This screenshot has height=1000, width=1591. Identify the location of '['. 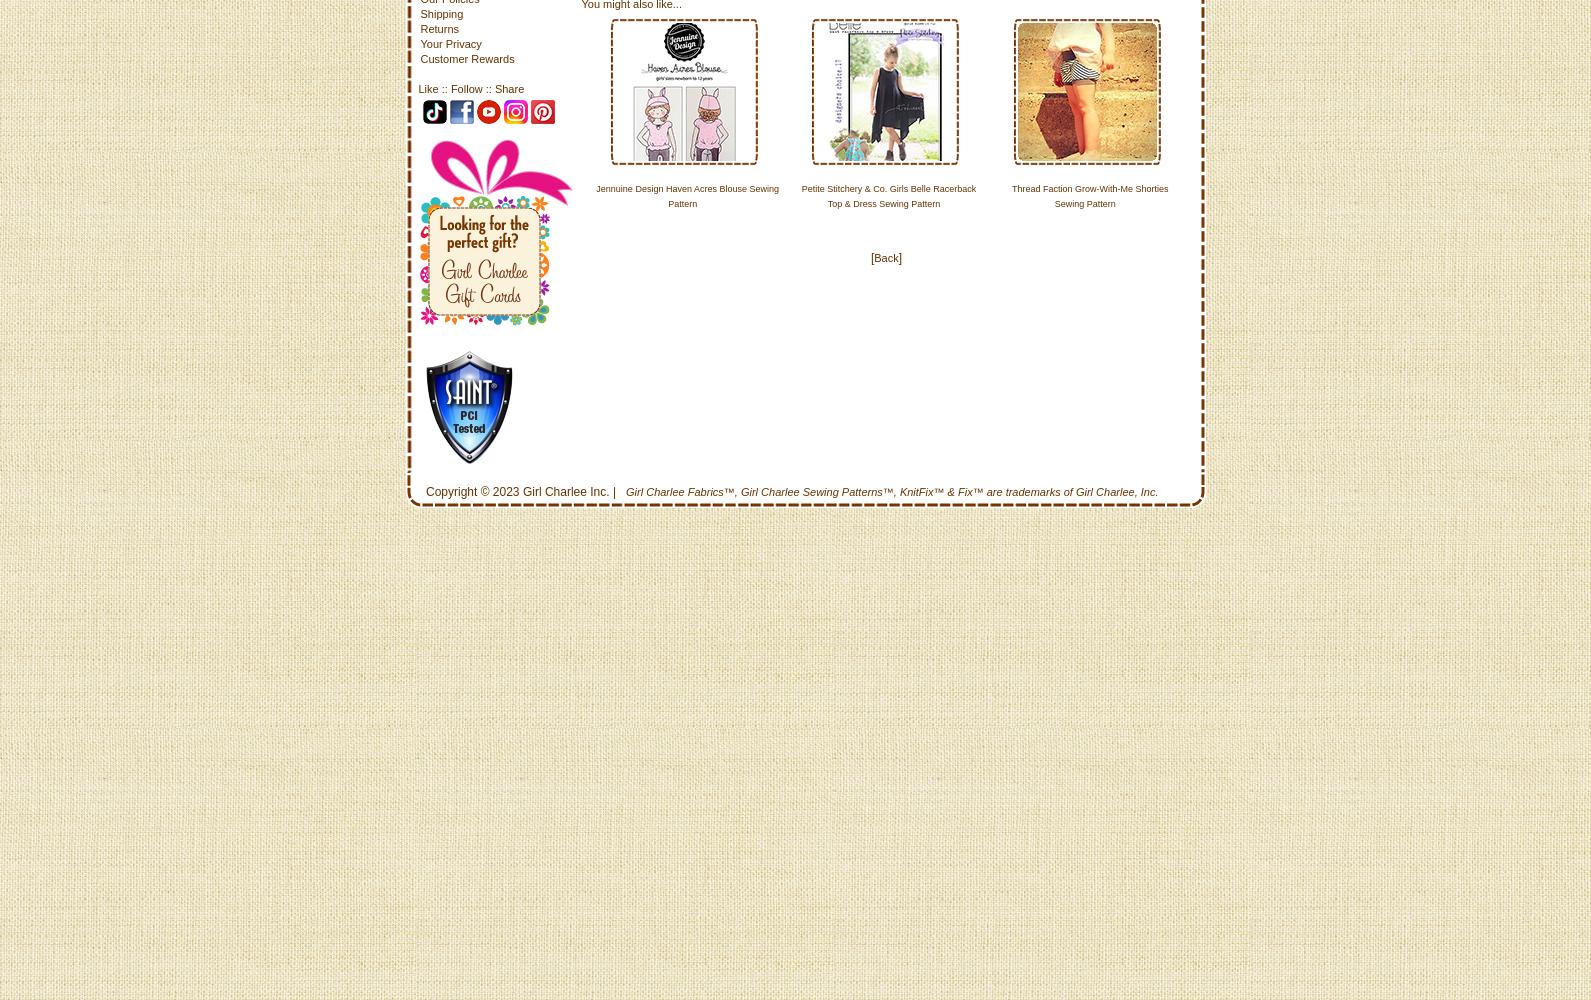
(871, 258).